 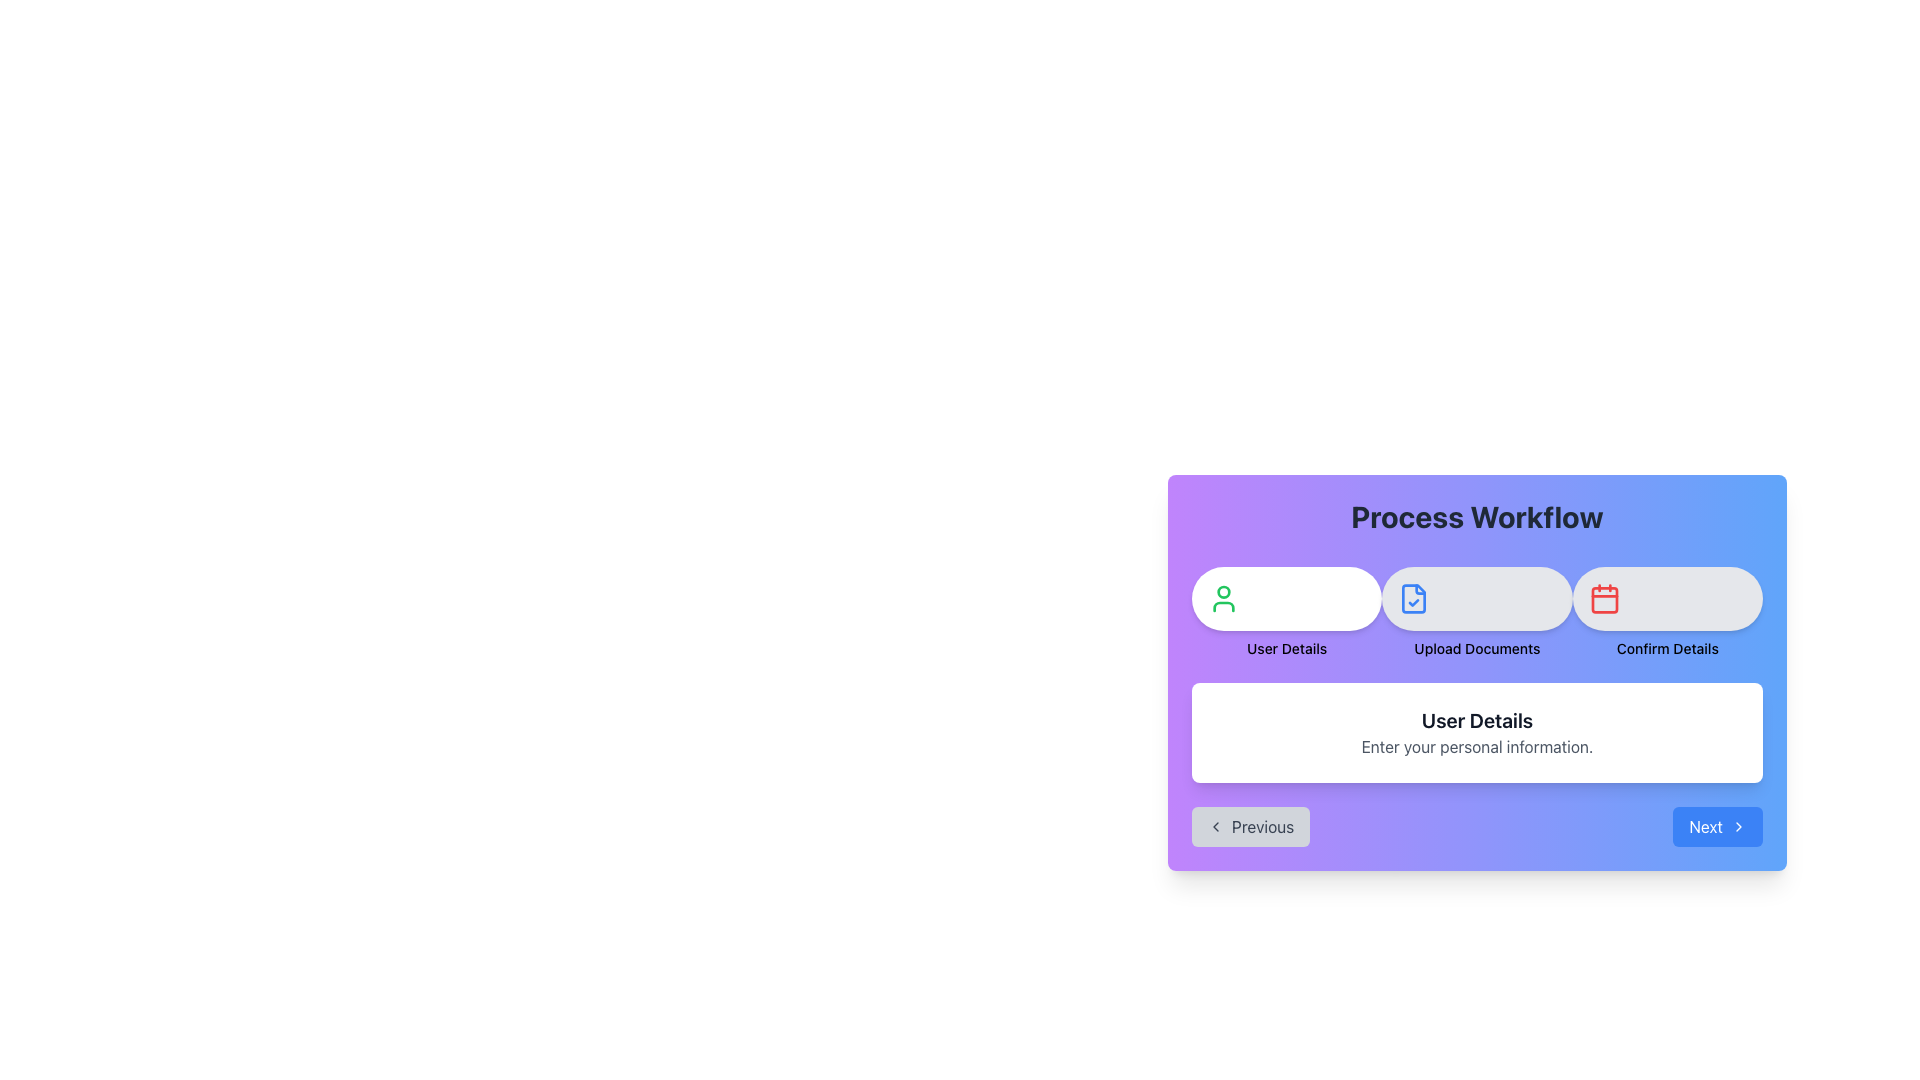 What do you see at coordinates (1477, 515) in the screenshot?
I see `the Text Label that serves as a title or header for the workflow card, positioned at the top center of the card, which provides context about the card's content and function` at bounding box center [1477, 515].